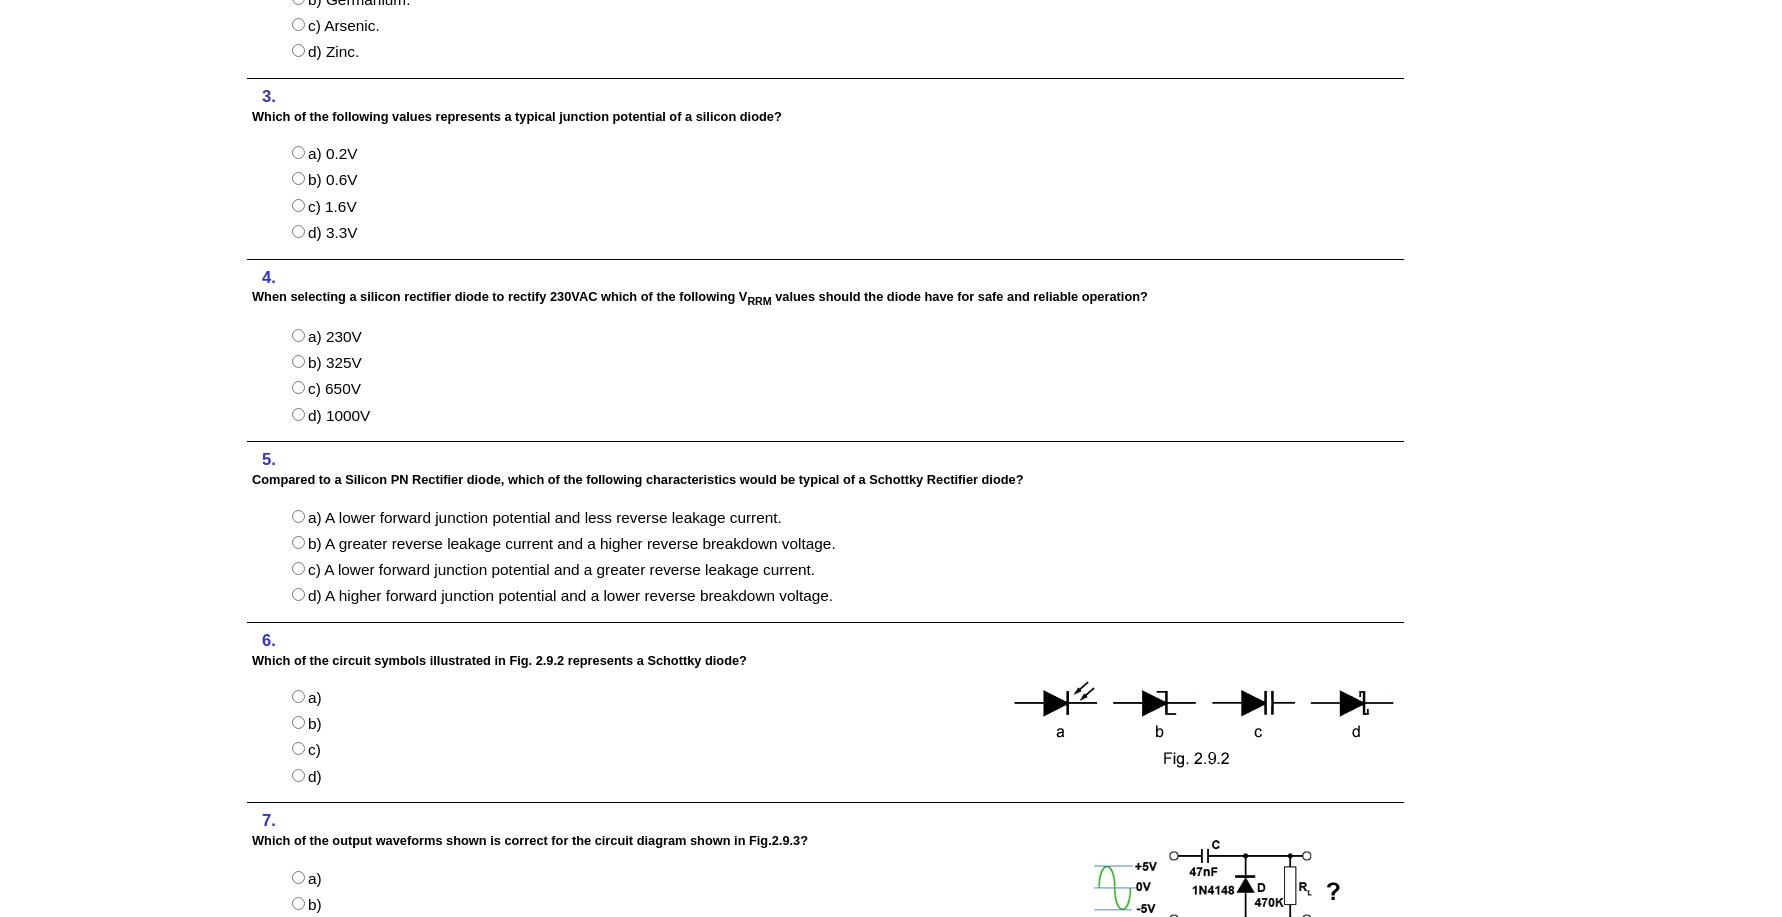 The height and width of the screenshot is (917, 1782). What do you see at coordinates (959, 296) in the screenshot?
I see `'values should the diode have for safe and reliable operation?'` at bounding box center [959, 296].